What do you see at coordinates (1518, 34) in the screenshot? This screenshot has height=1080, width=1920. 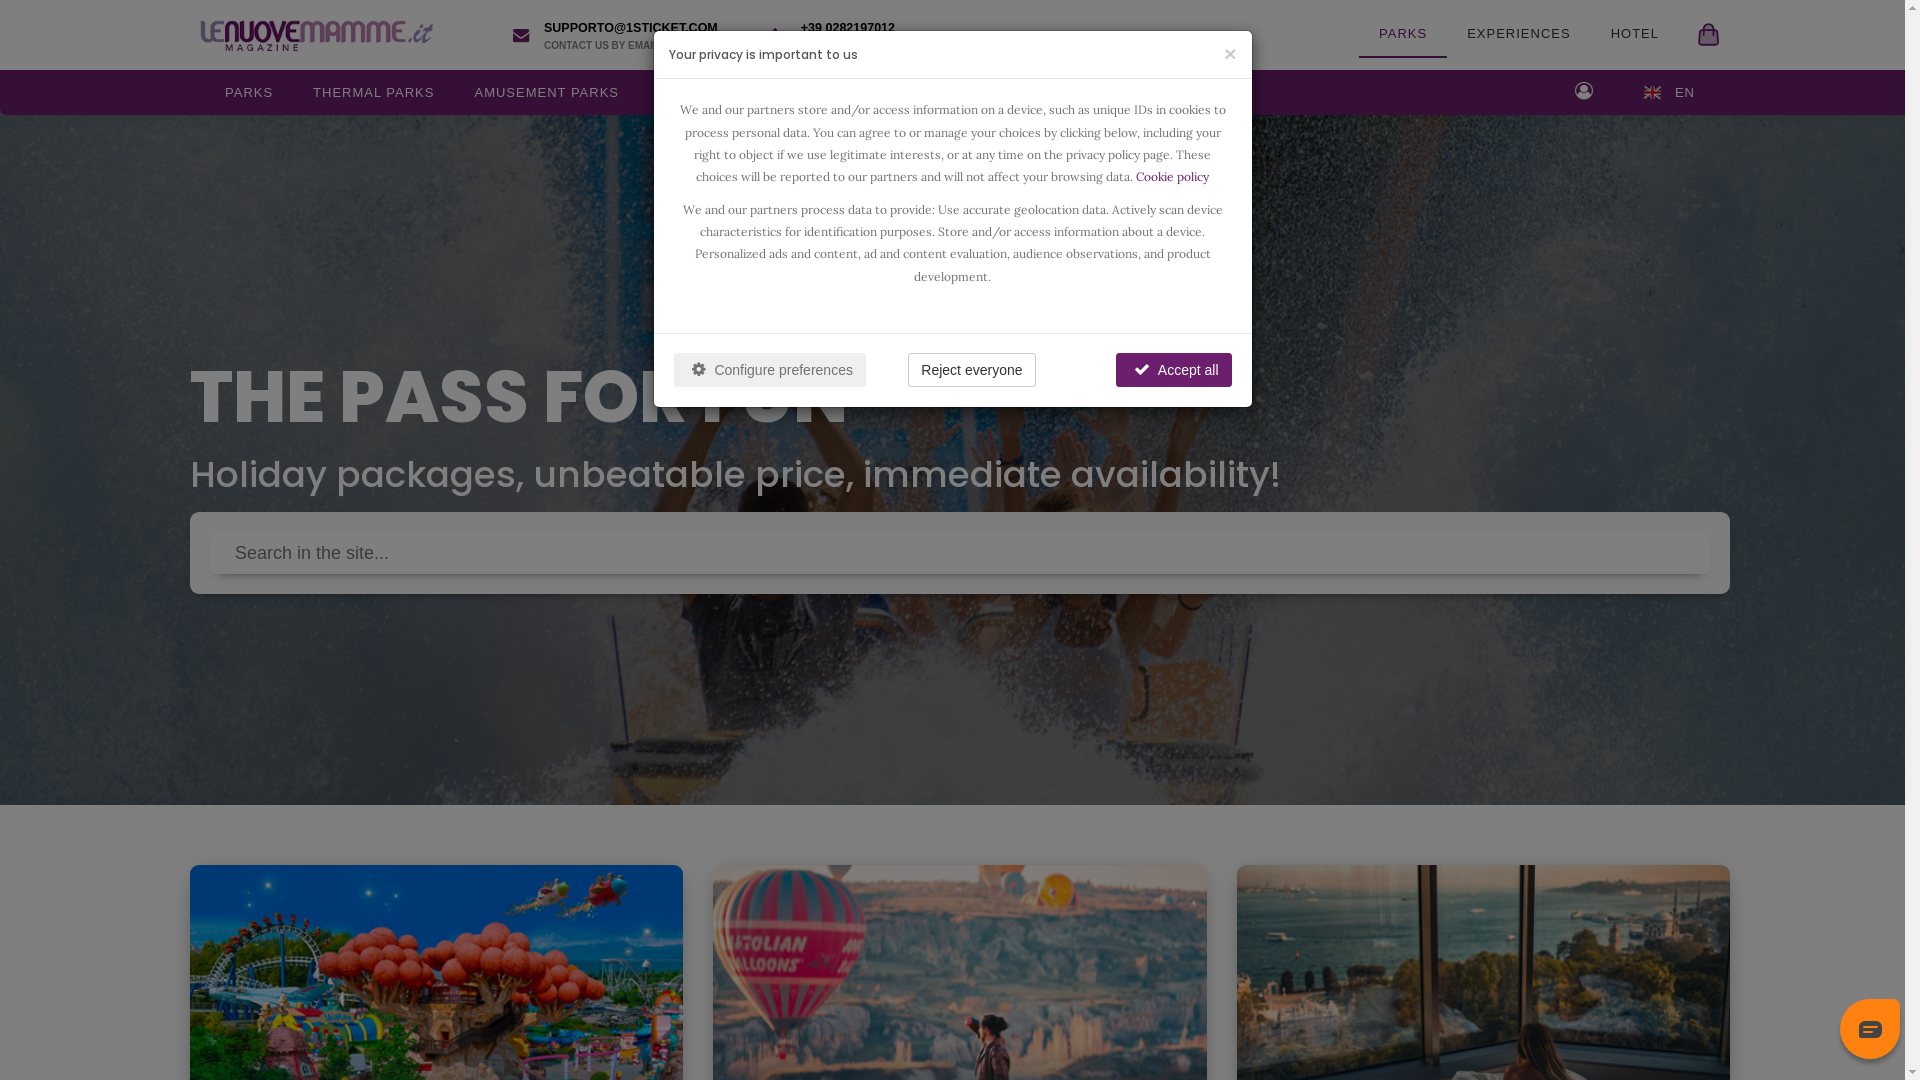 I see `'EXPERIENCES'` at bounding box center [1518, 34].